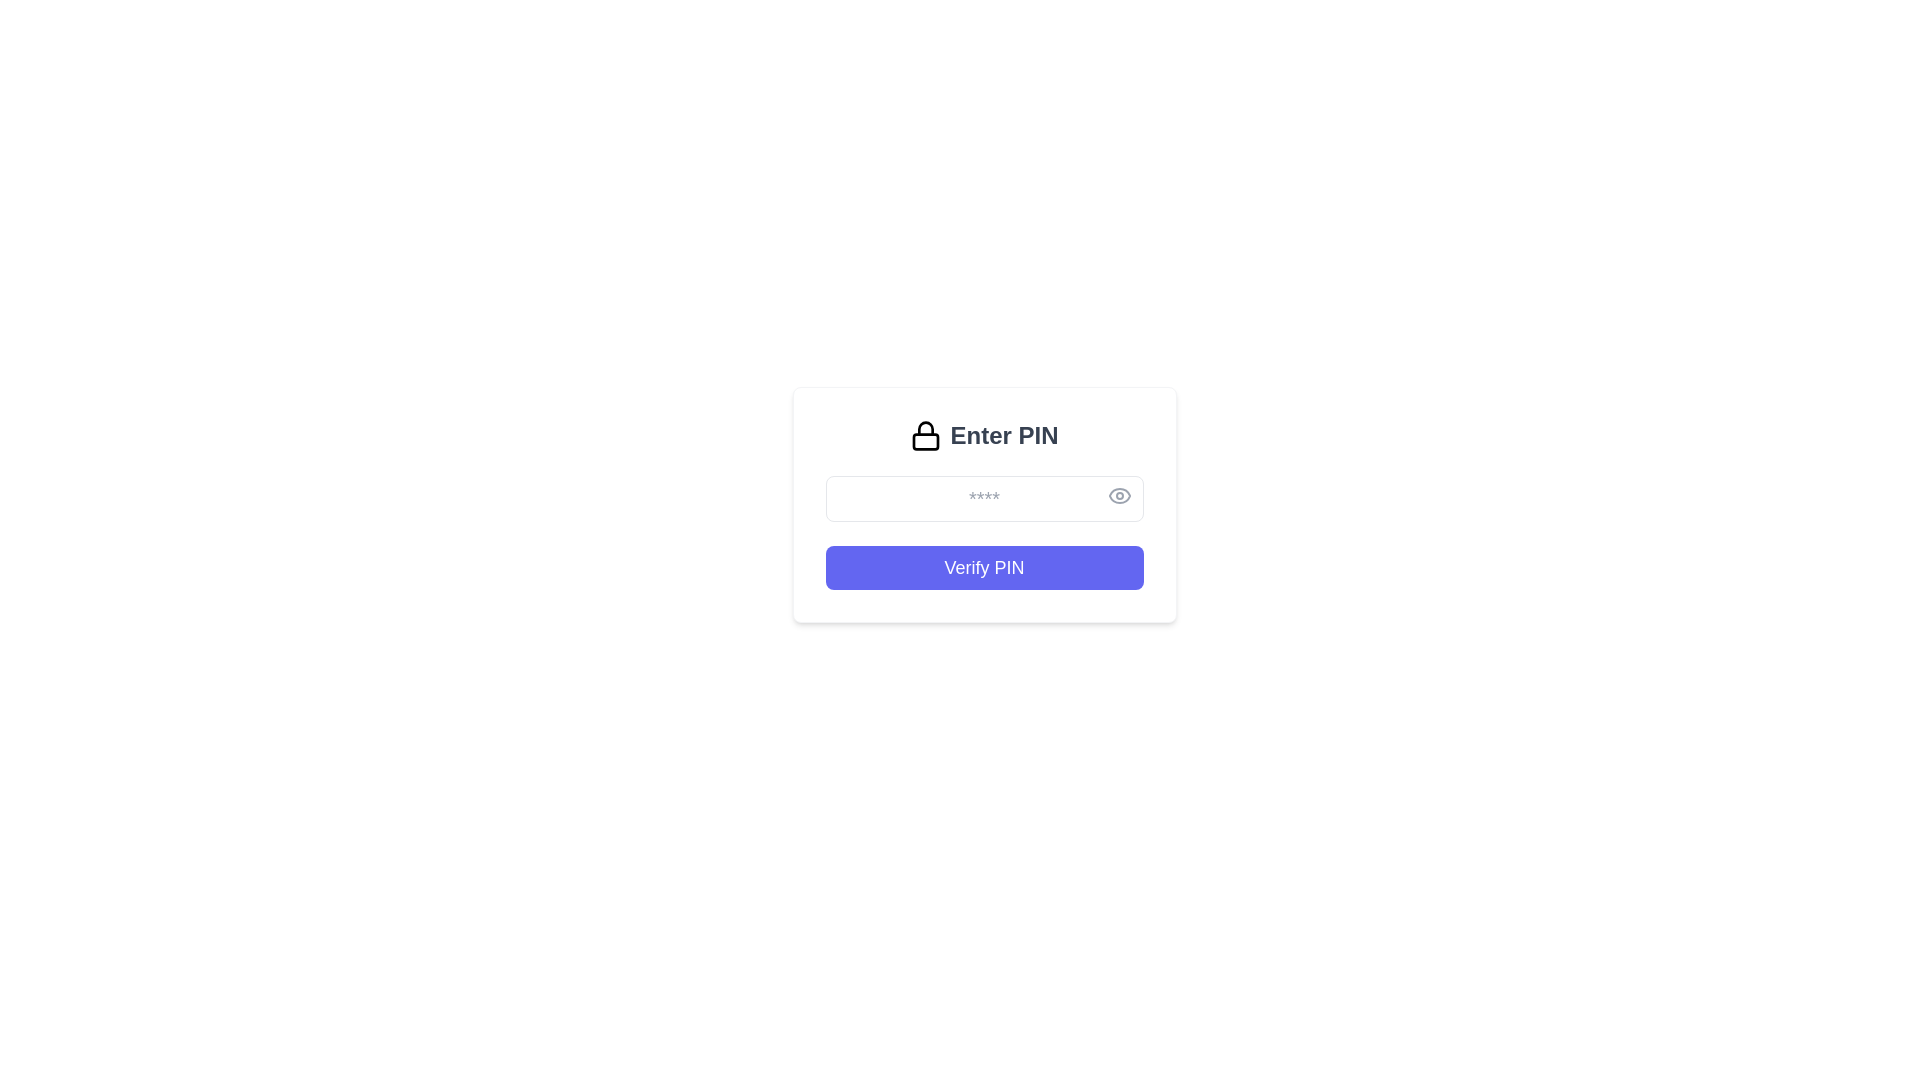 This screenshot has height=1080, width=1920. What do you see at coordinates (1004, 434) in the screenshot?
I see `the bold 'Enter PIN' text label, which is styled with a large dark gray font and is located to the right of a lock icon in the upper portion of the PIN entry form` at bounding box center [1004, 434].